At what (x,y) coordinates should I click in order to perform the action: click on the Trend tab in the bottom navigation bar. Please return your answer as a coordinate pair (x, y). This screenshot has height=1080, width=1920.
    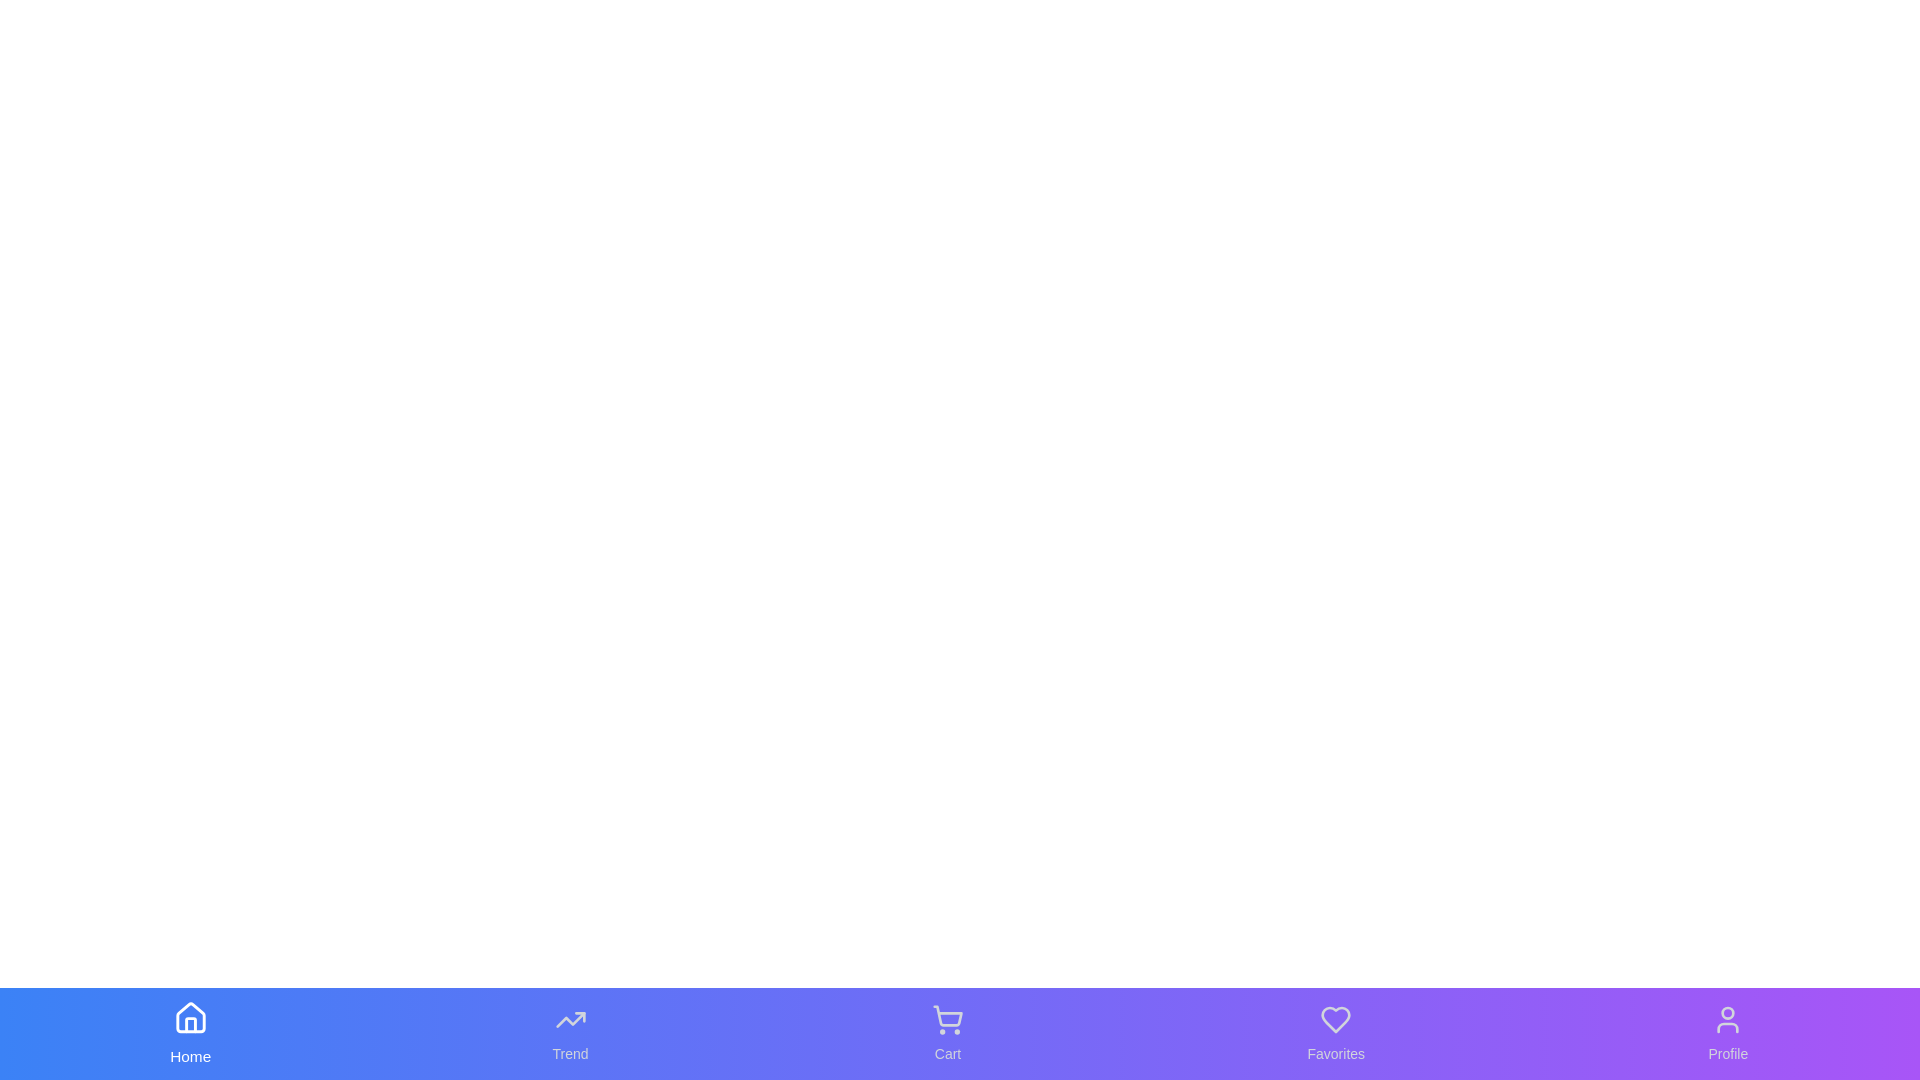
    Looking at the image, I should click on (569, 1033).